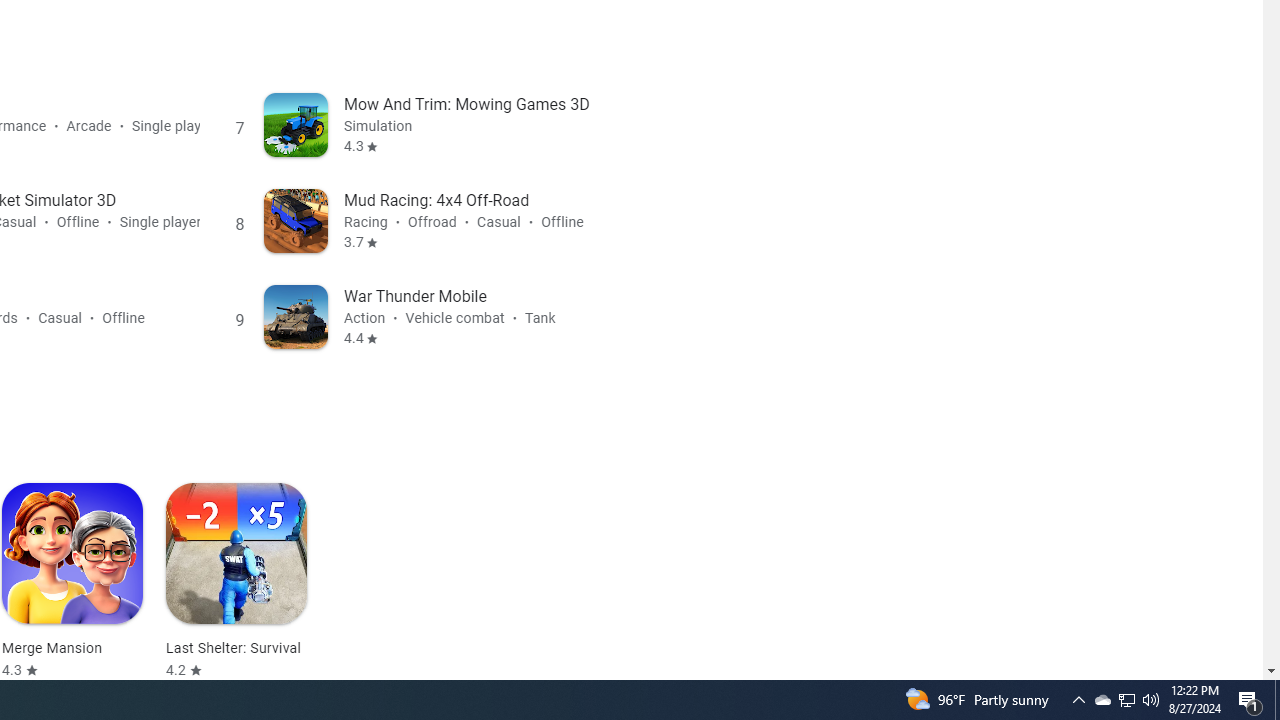 The height and width of the screenshot is (720, 1280). I want to click on 'Merge Mansion Rated 4.3 stars out of five stars', so click(72, 581).